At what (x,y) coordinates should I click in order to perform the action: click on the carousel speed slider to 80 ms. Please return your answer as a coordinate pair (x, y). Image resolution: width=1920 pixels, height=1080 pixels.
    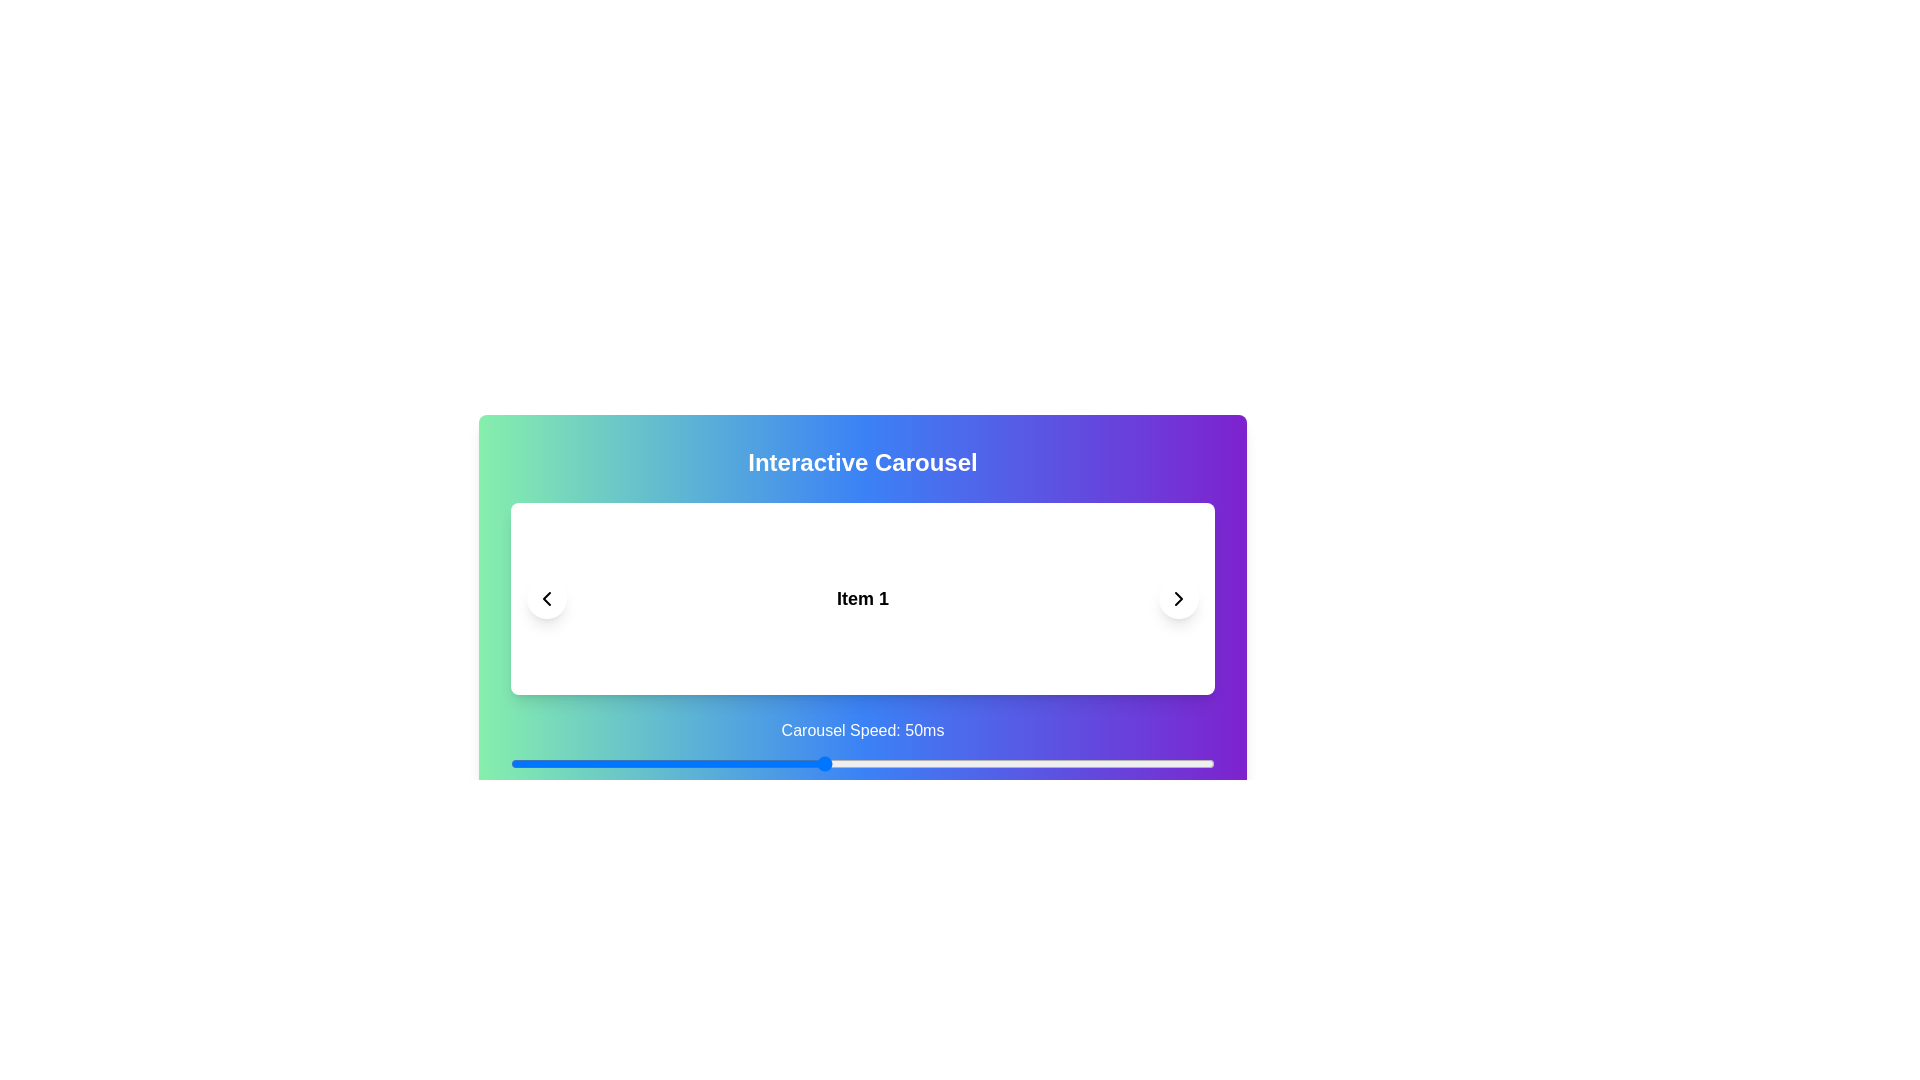
    Looking at the image, I should click on (1057, 763).